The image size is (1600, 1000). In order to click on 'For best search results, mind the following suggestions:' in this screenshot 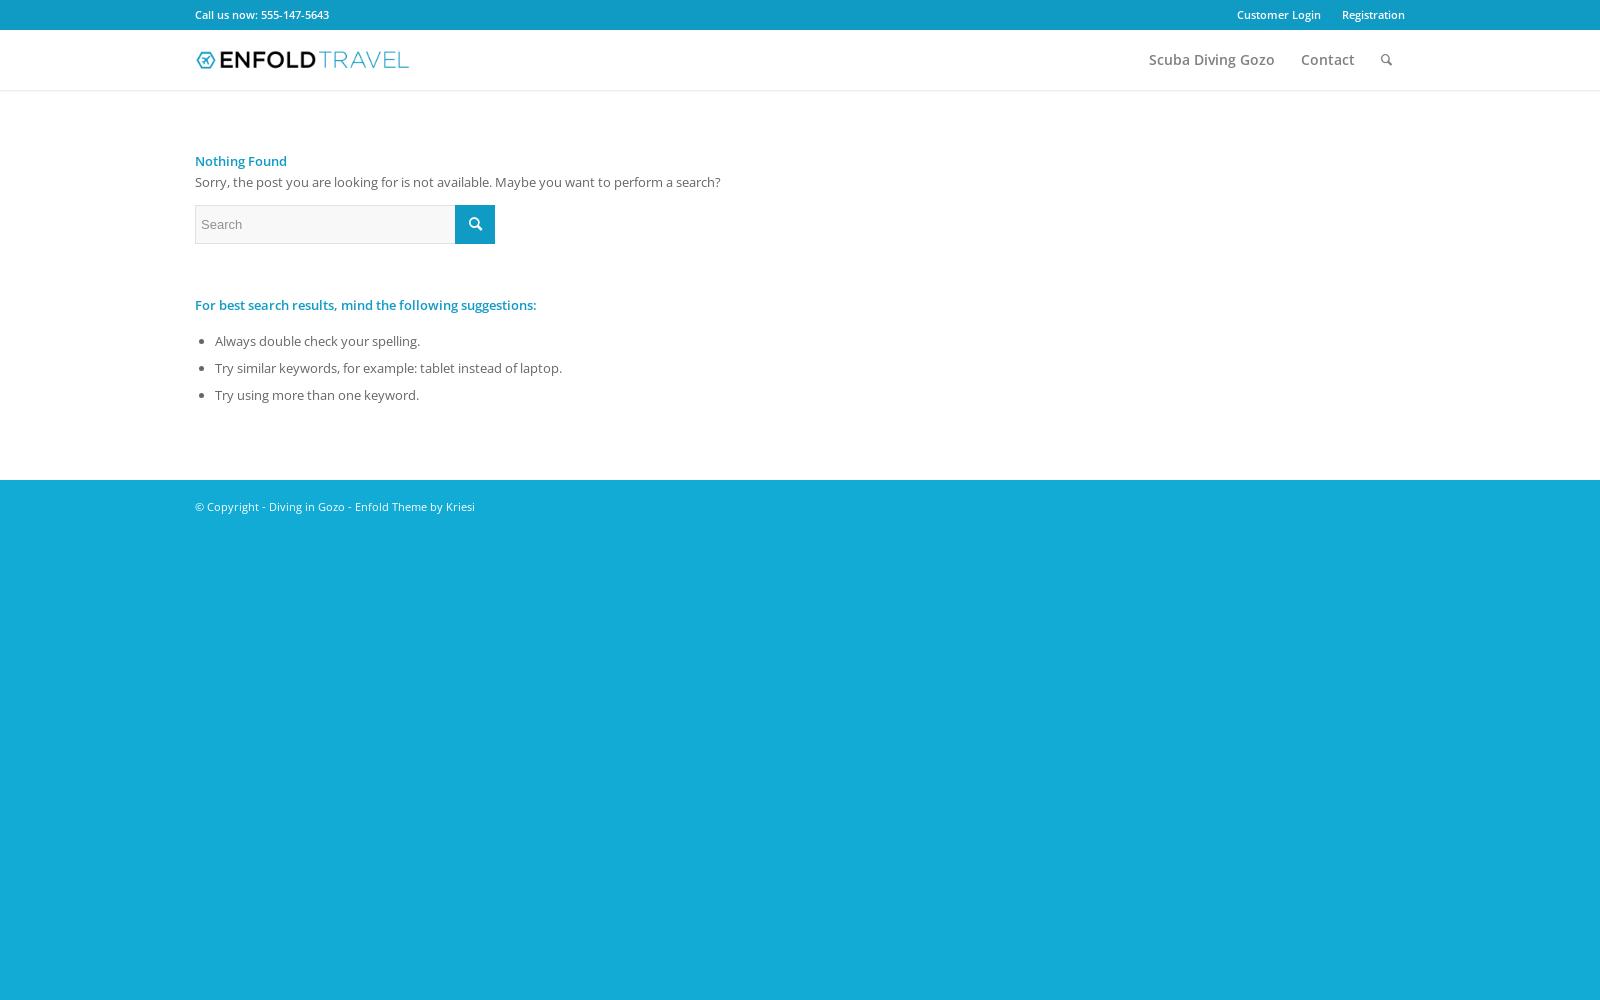, I will do `click(366, 305)`.